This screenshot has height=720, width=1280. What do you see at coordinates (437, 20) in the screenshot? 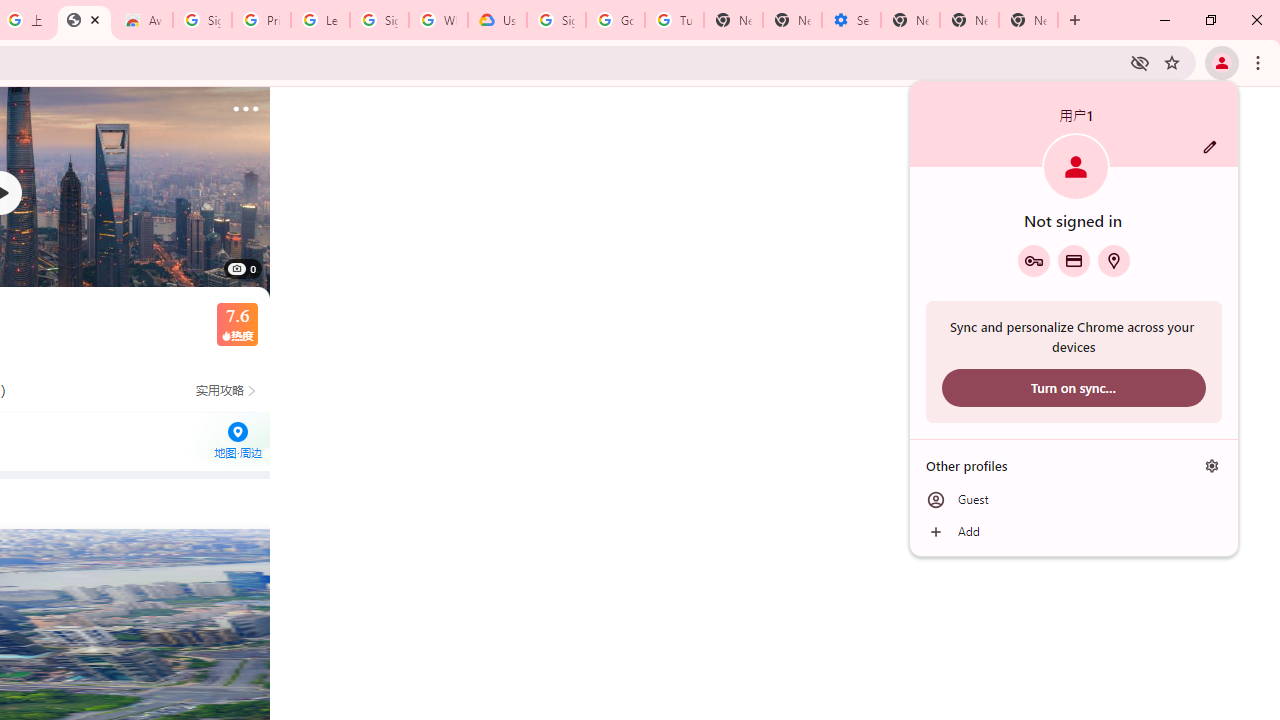
I see `'Who are Google'` at bounding box center [437, 20].